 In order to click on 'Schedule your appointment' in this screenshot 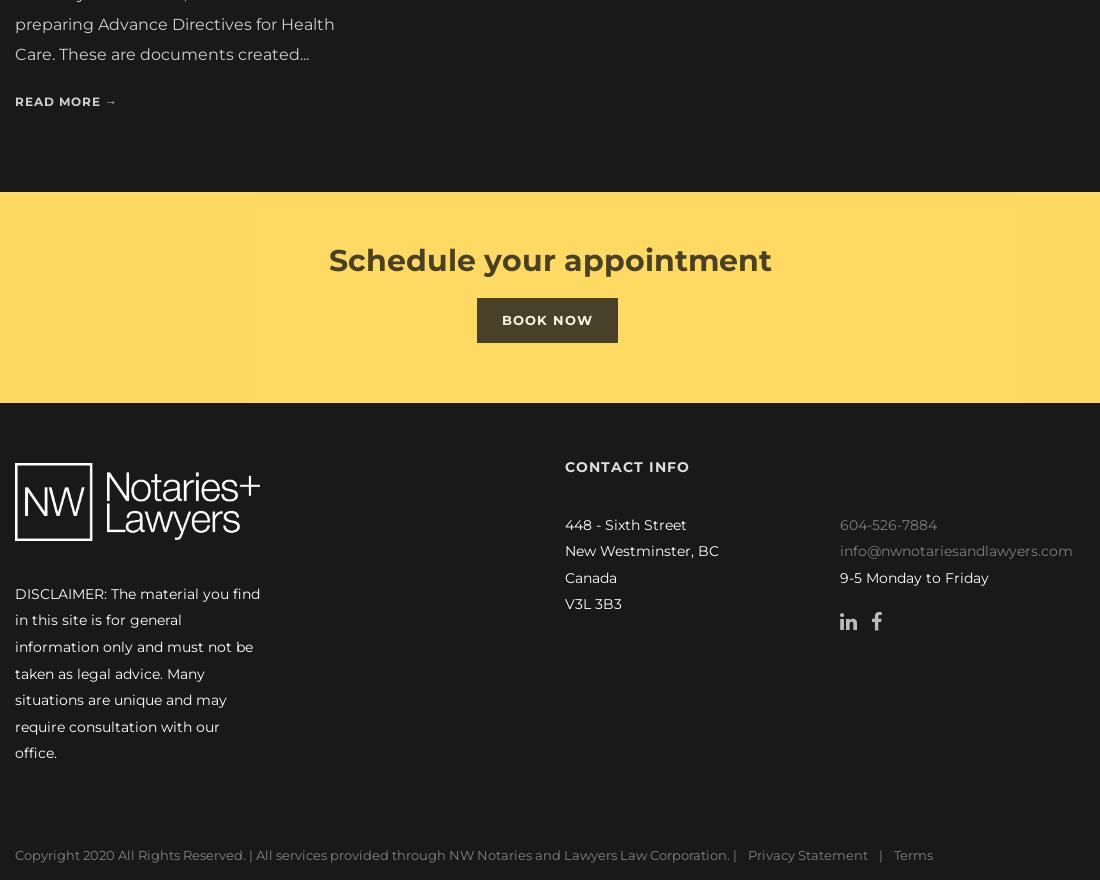, I will do `click(327, 254)`.